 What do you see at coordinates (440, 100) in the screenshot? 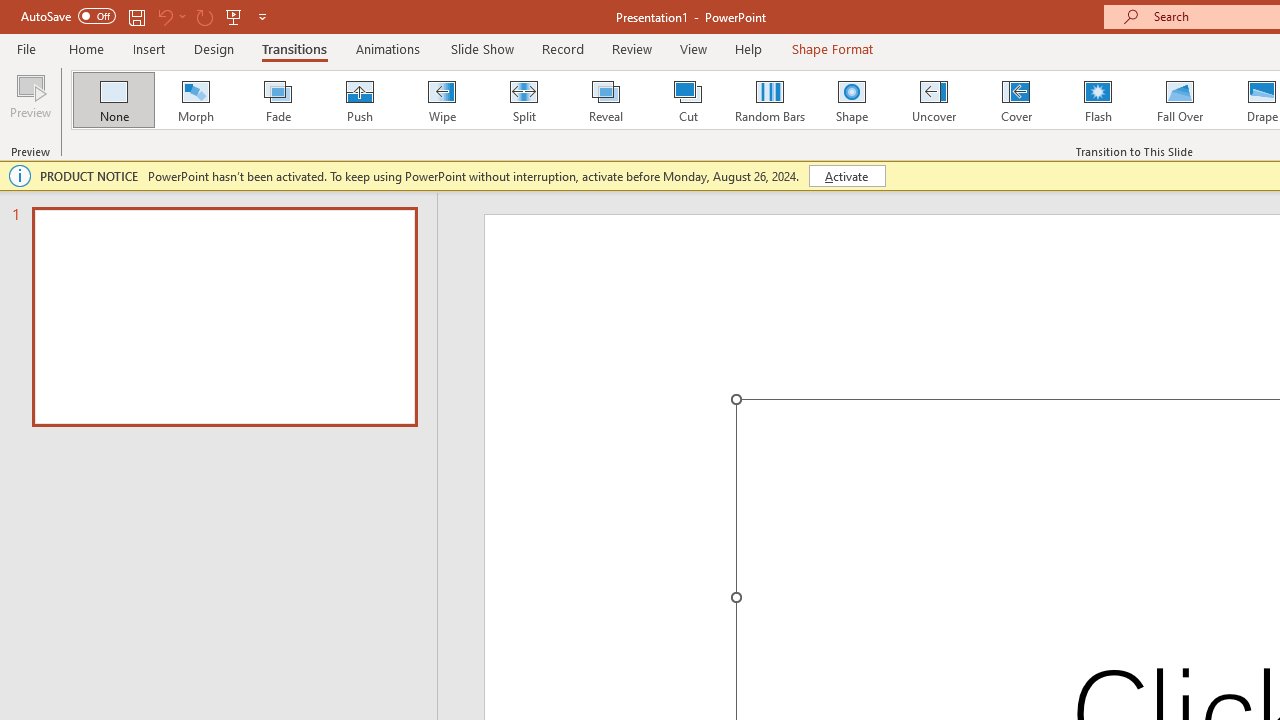
I see `'Wipe'` at bounding box center [440, 100].